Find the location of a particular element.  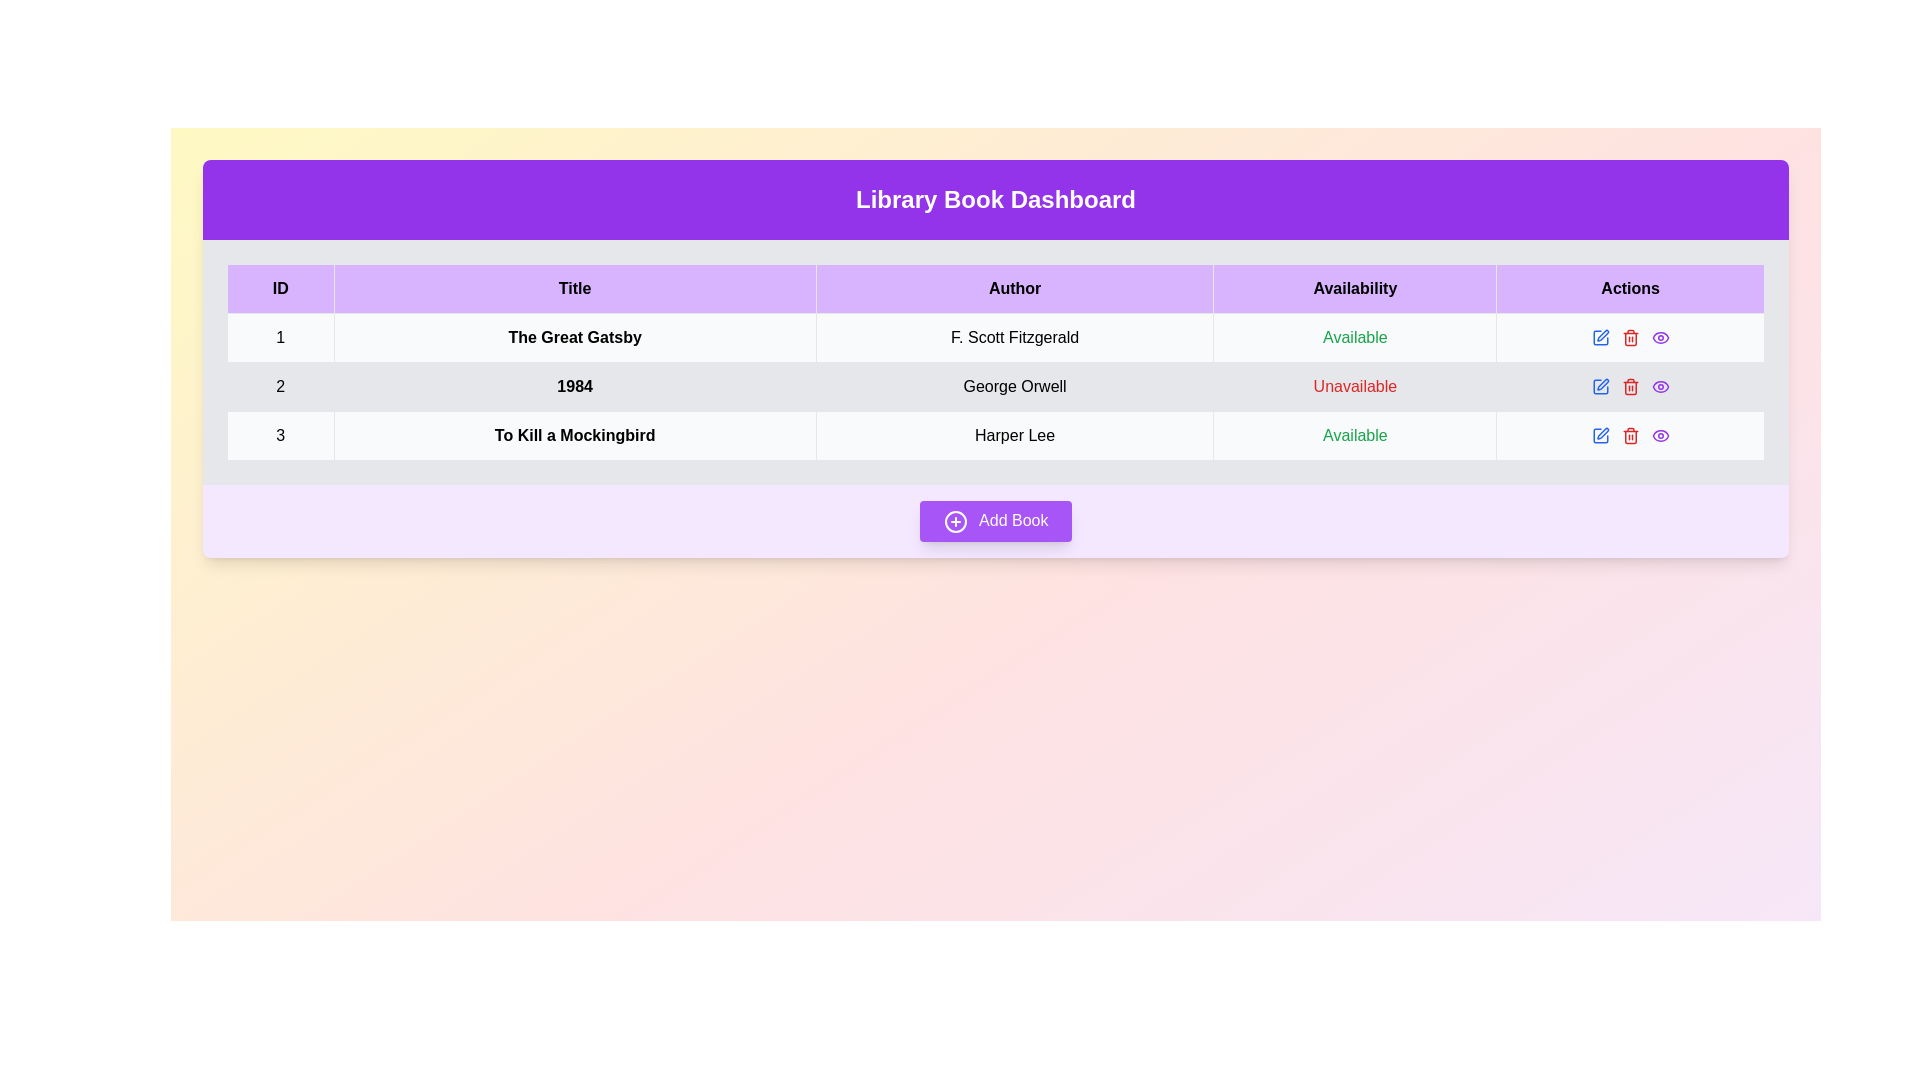

the Text label displaying the title of a book in the library dashboard table, which is located in the second row under the 'Title' column is located at coordinates (574, 386).